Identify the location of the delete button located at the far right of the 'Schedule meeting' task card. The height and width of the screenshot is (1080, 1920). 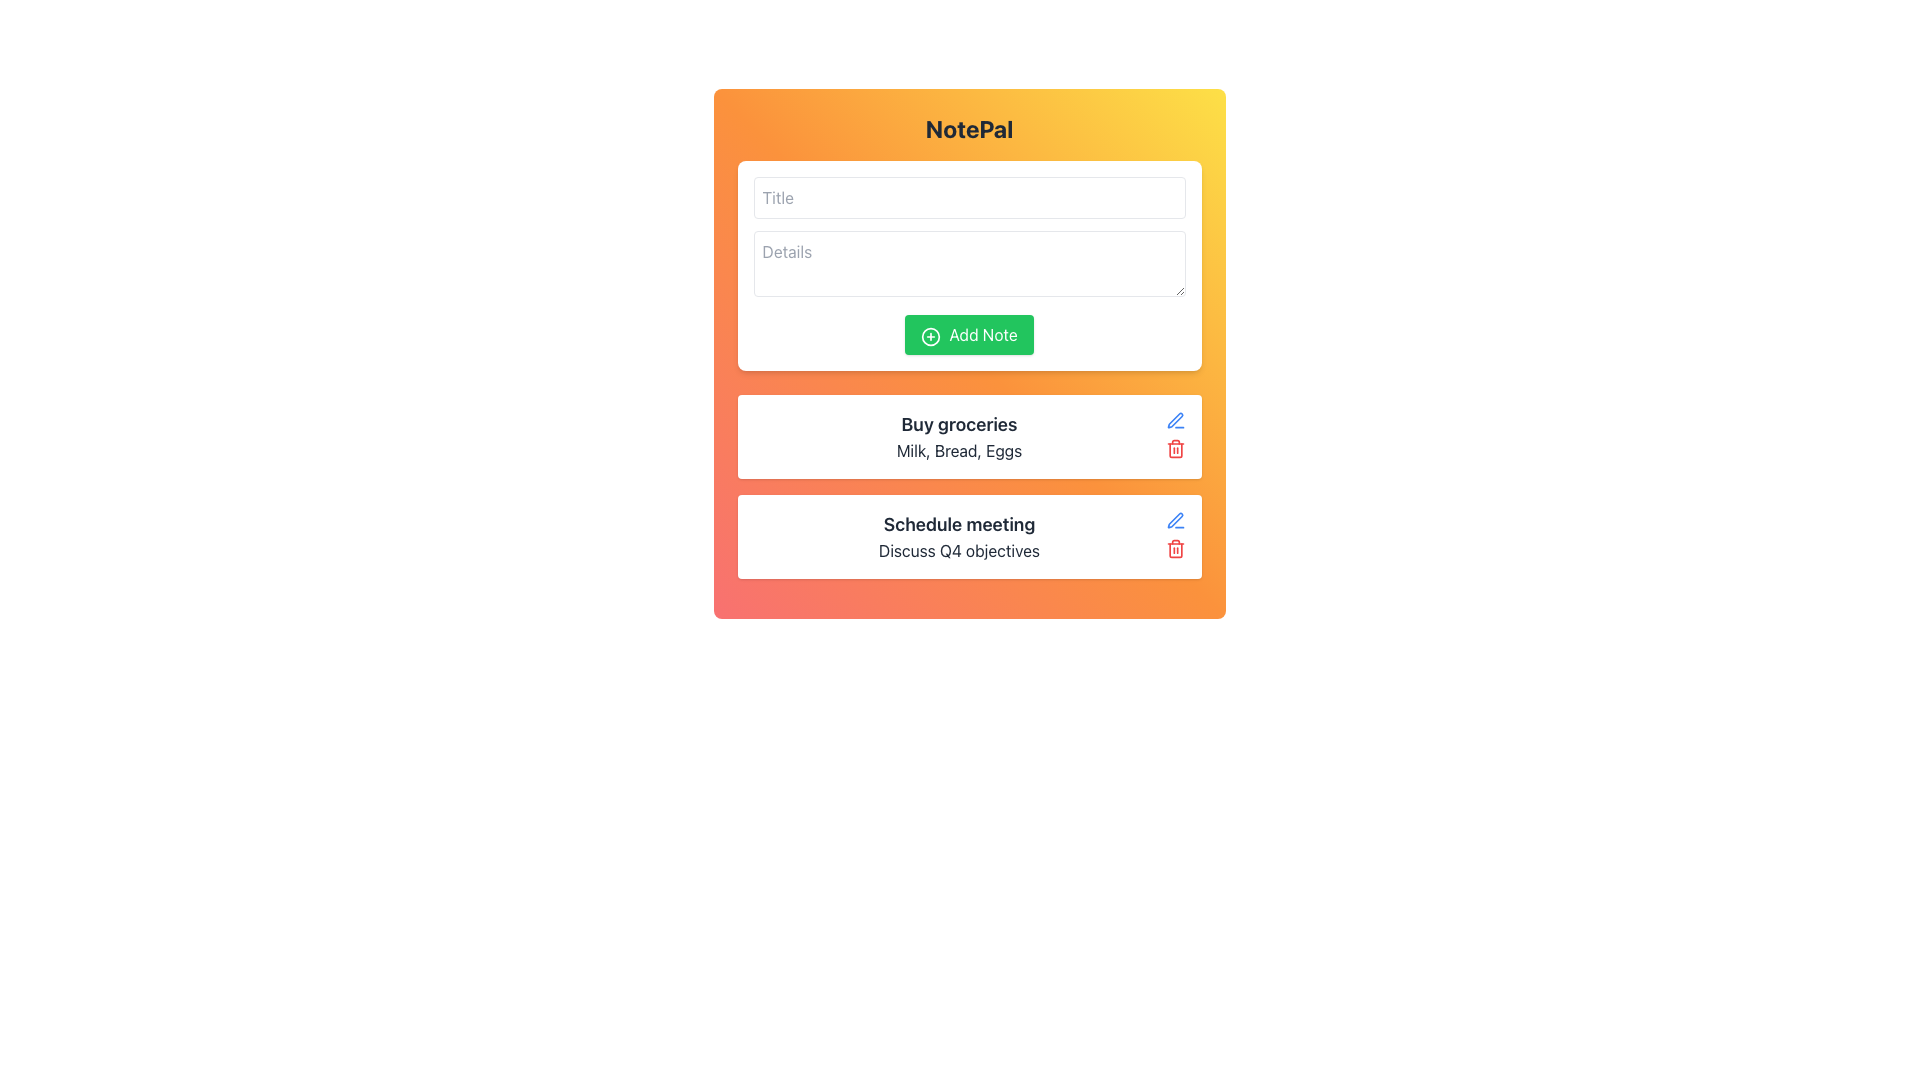
(1175, 534).